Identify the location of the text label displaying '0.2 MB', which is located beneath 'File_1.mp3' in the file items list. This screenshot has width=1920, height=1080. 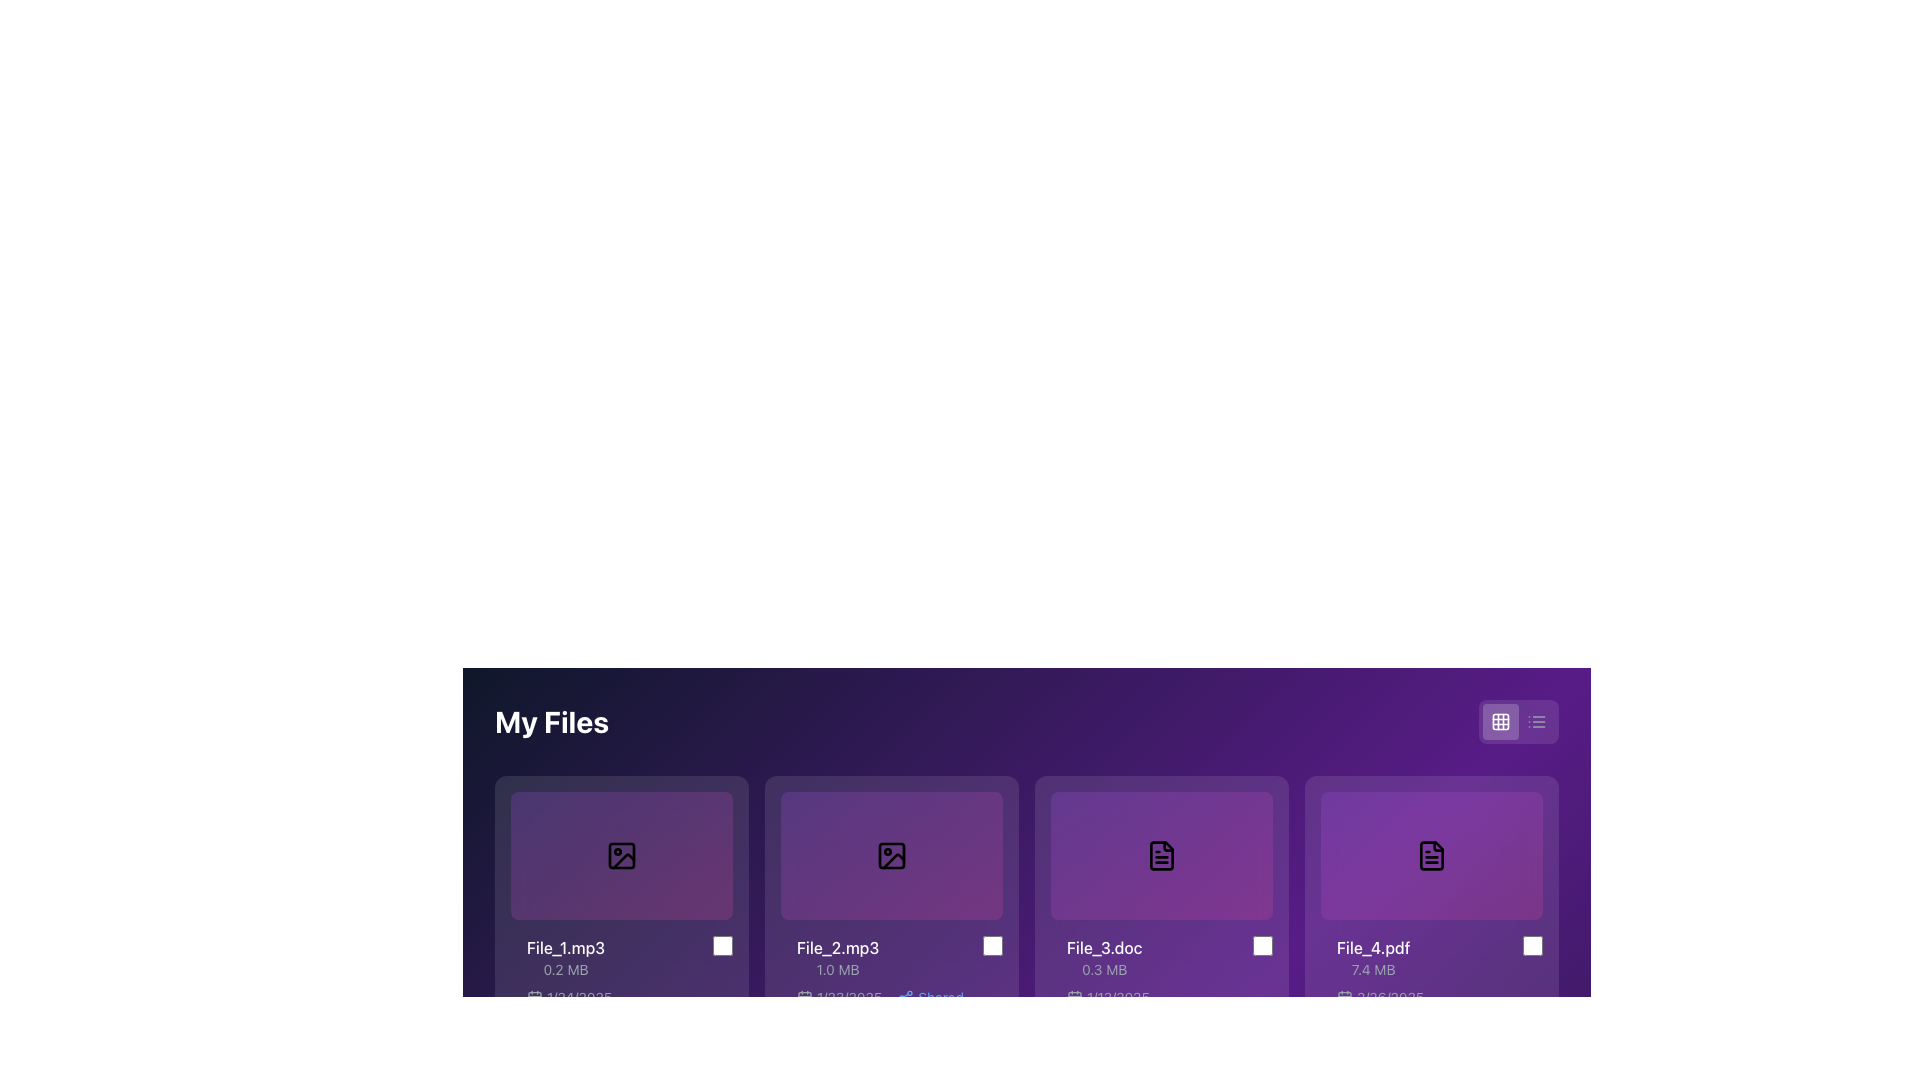
(565, 968).